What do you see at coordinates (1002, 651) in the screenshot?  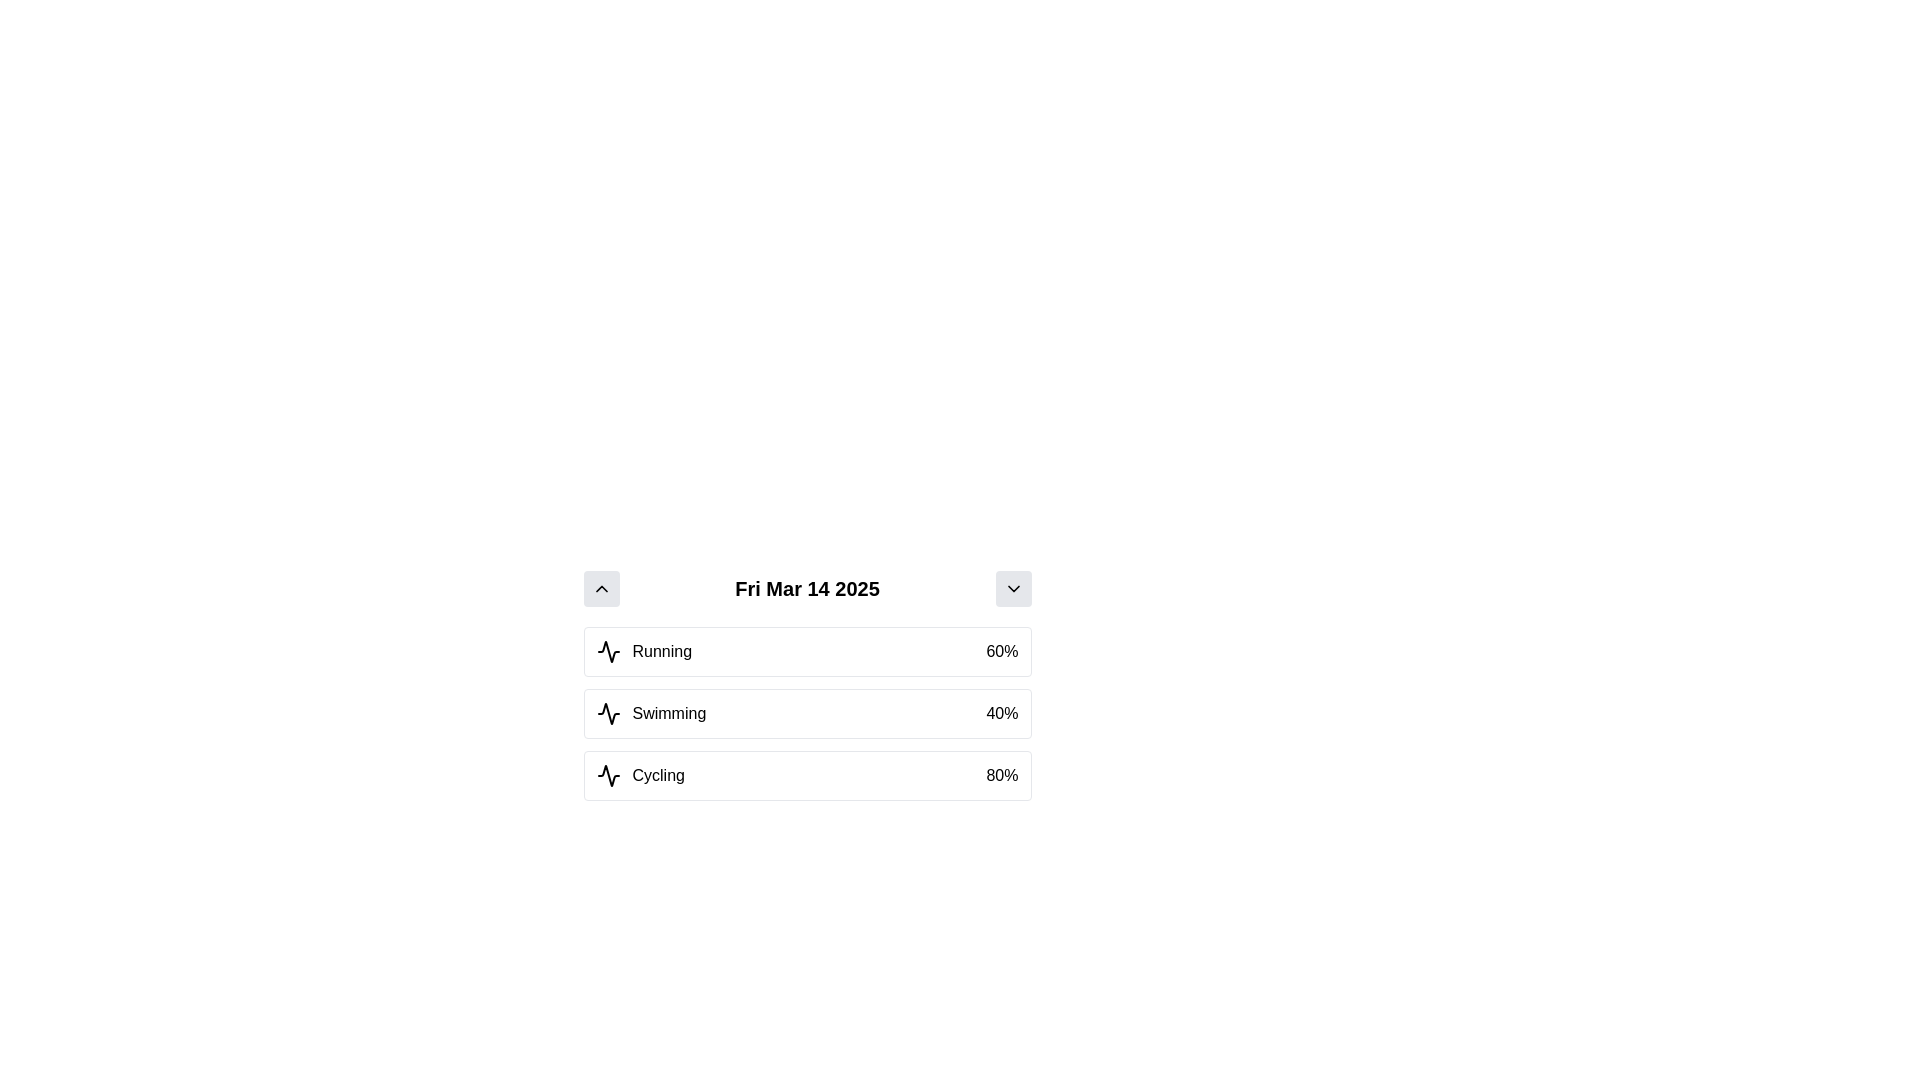 I see `the text label displaying '60%' in bold, black font, which is located in the rightmost part of the first row, aligned horizontally with 'Running' and vertically above '40%' and '80%` at bounding box center [1002, 651].